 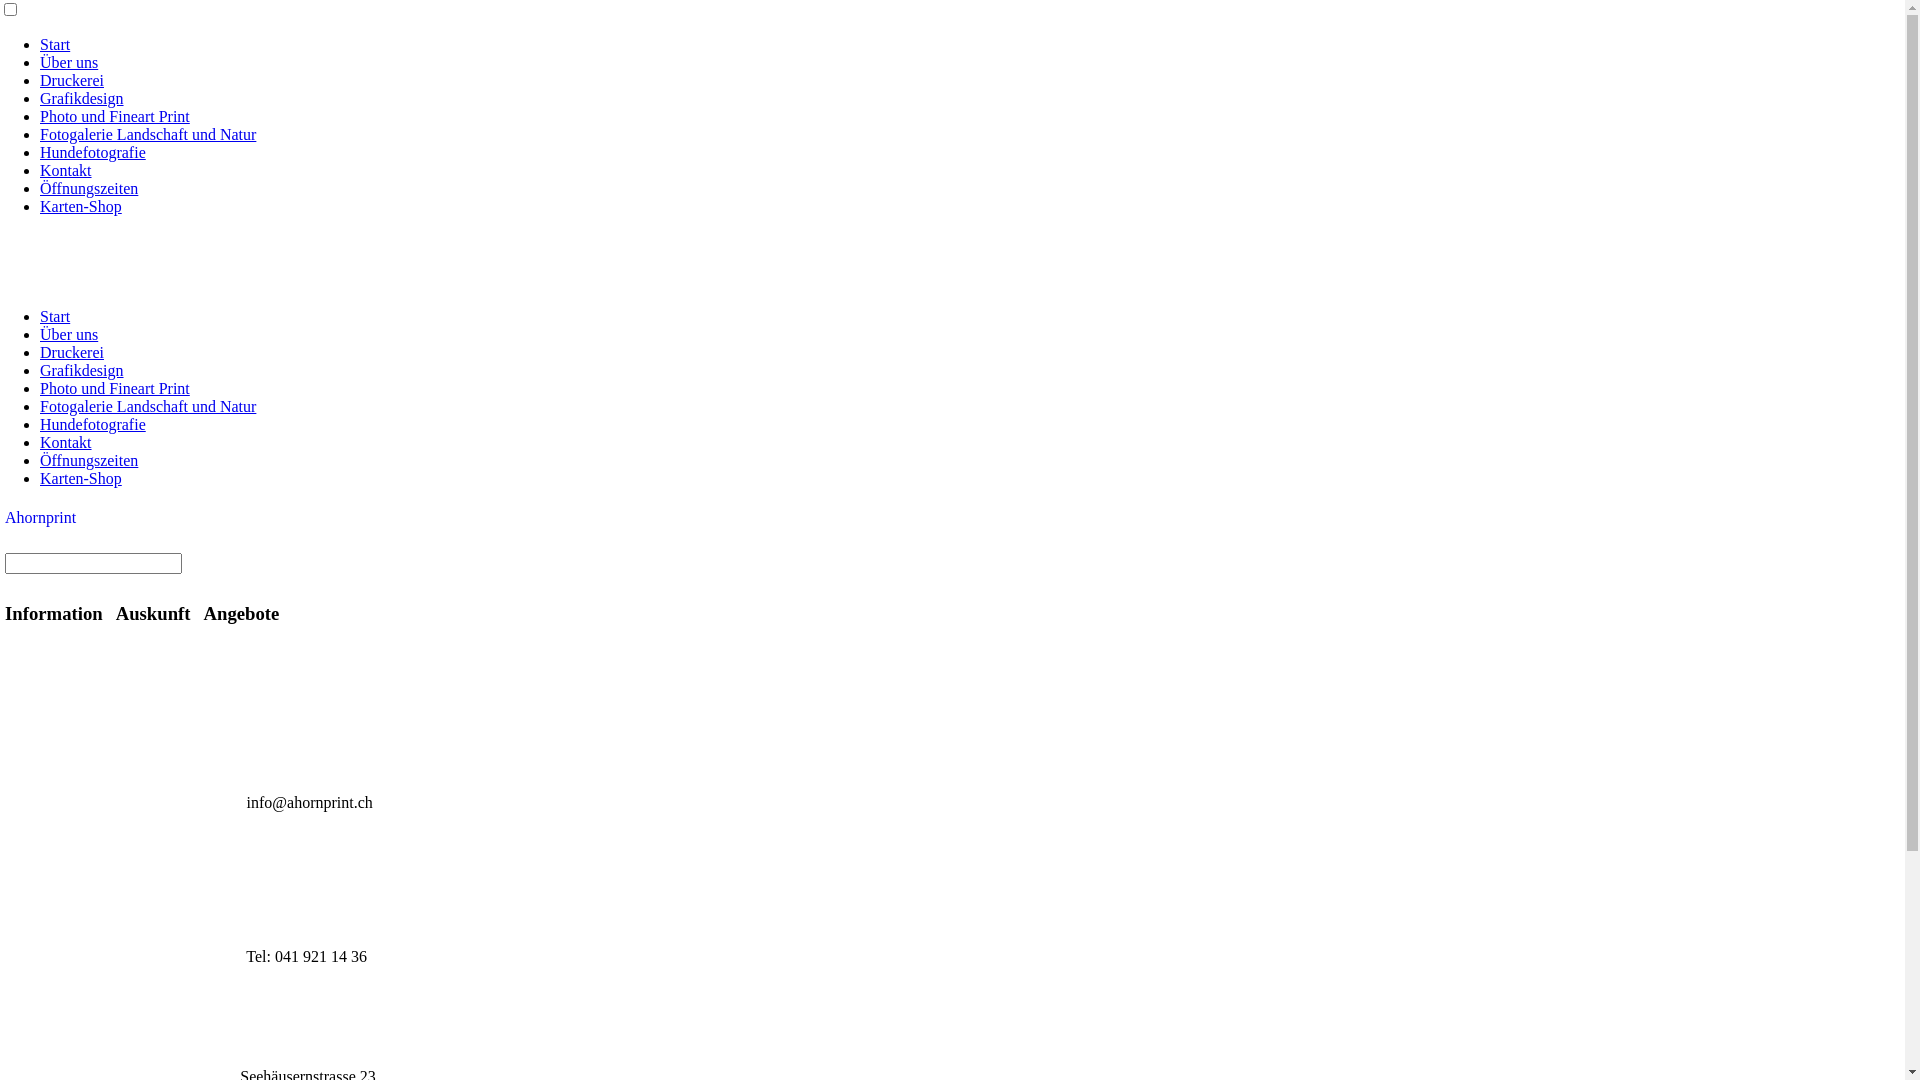 I want to click on 'Karten-Shop', so click(x=80, y=206).